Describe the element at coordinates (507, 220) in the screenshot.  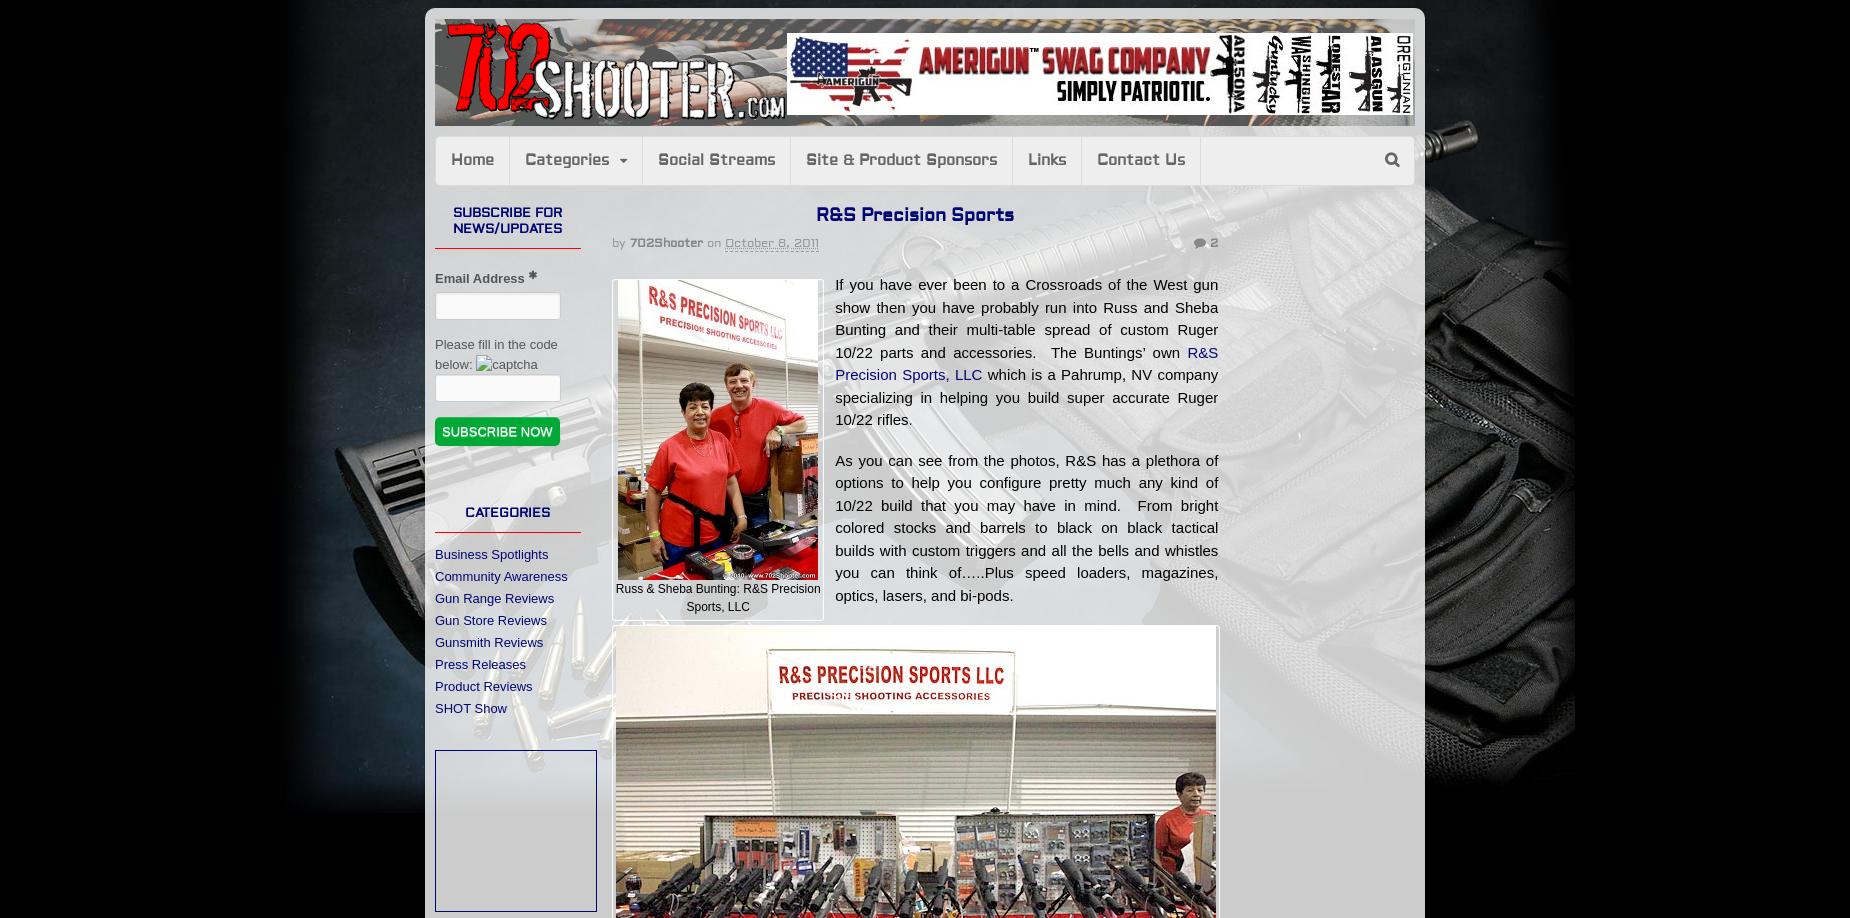
I see `'Subscribe for News/Updates'` at that location.